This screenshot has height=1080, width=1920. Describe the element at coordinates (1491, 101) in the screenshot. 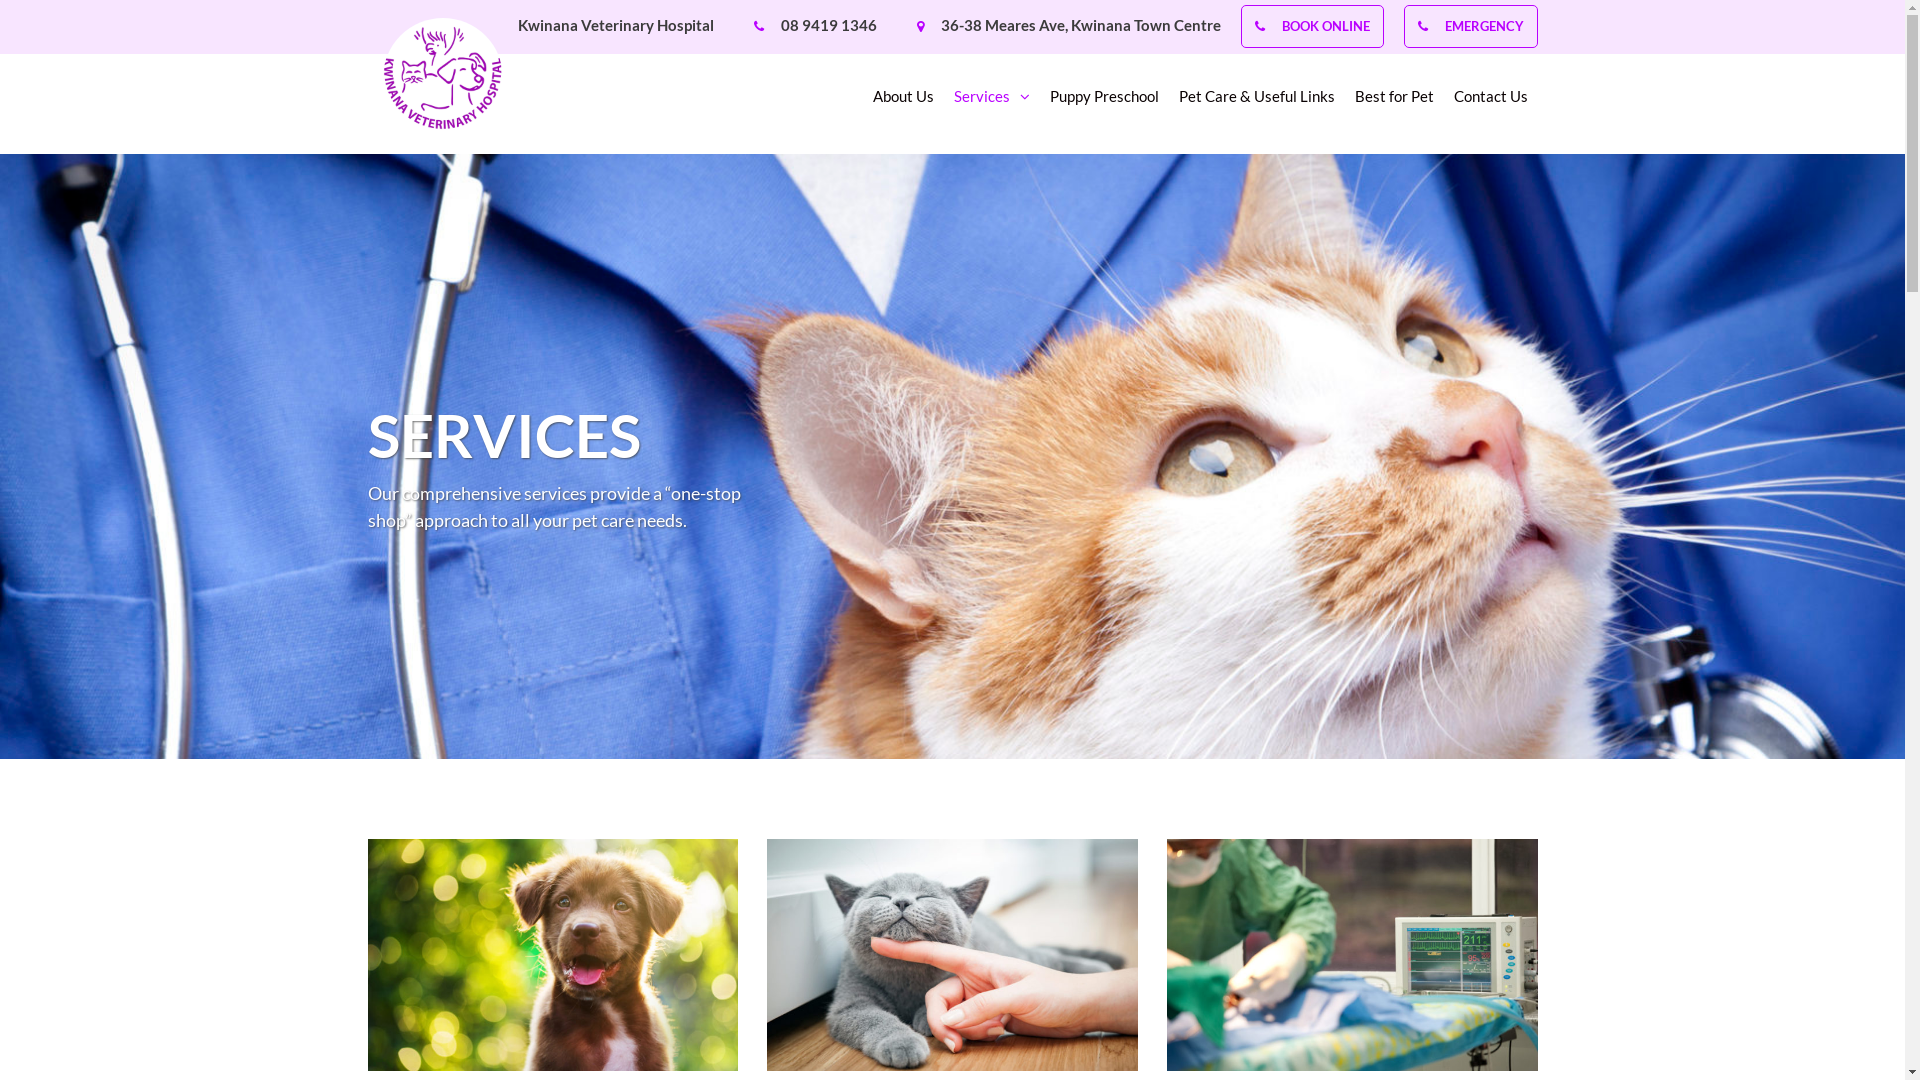

I see `'Contact Us'` at that location.